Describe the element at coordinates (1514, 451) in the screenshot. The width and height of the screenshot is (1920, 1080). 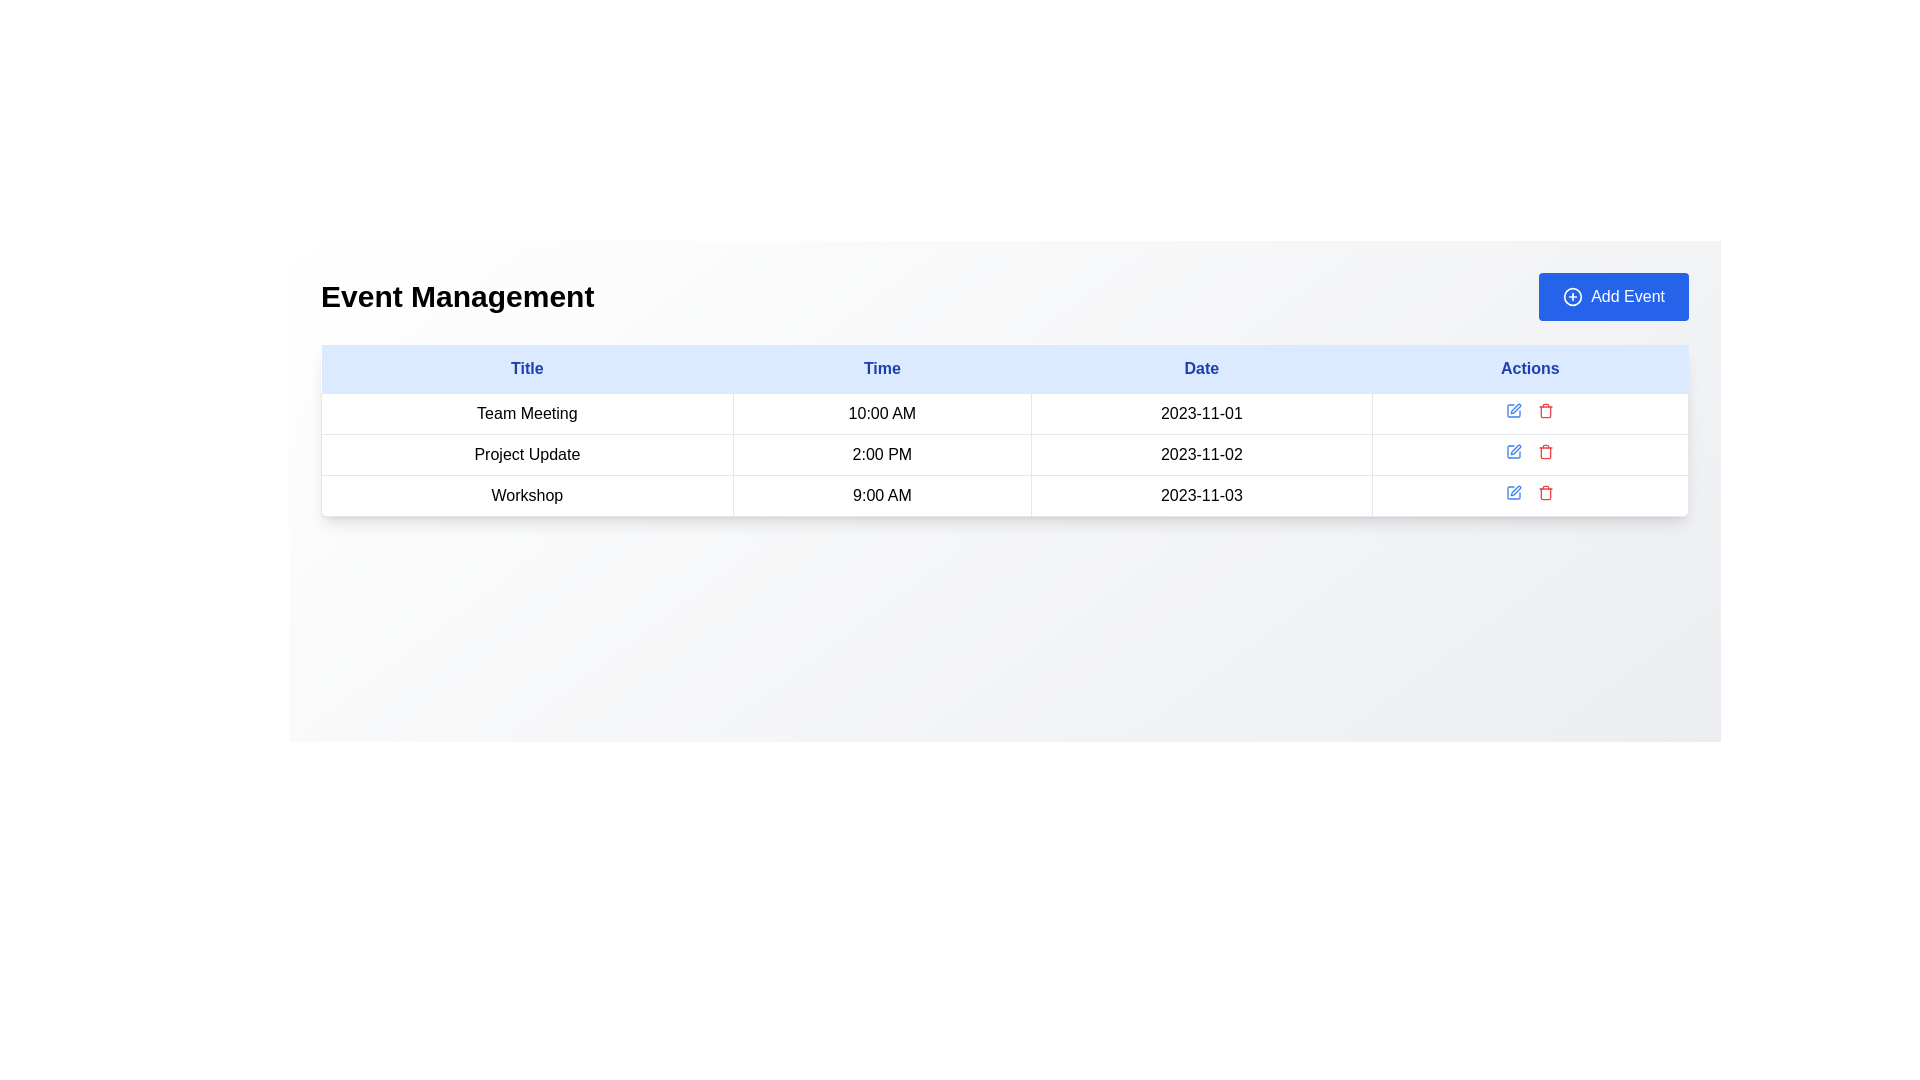
I see `the edit icon button located in the 'Actions' column of the second row in the table to initiate editing` at that location.